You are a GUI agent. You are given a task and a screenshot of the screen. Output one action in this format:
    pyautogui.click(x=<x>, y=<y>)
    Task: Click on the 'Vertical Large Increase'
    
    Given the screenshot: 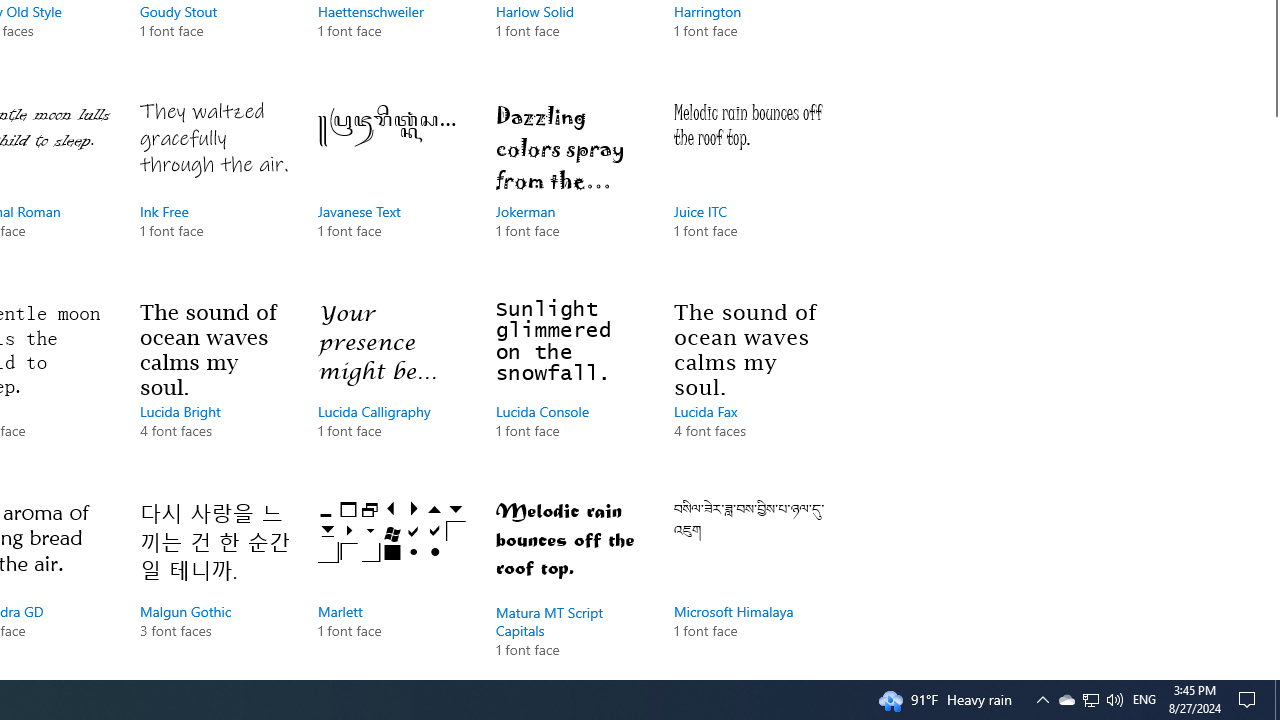 What is the action you would take?
    pyautogui.click(x=1271, y=390)
    